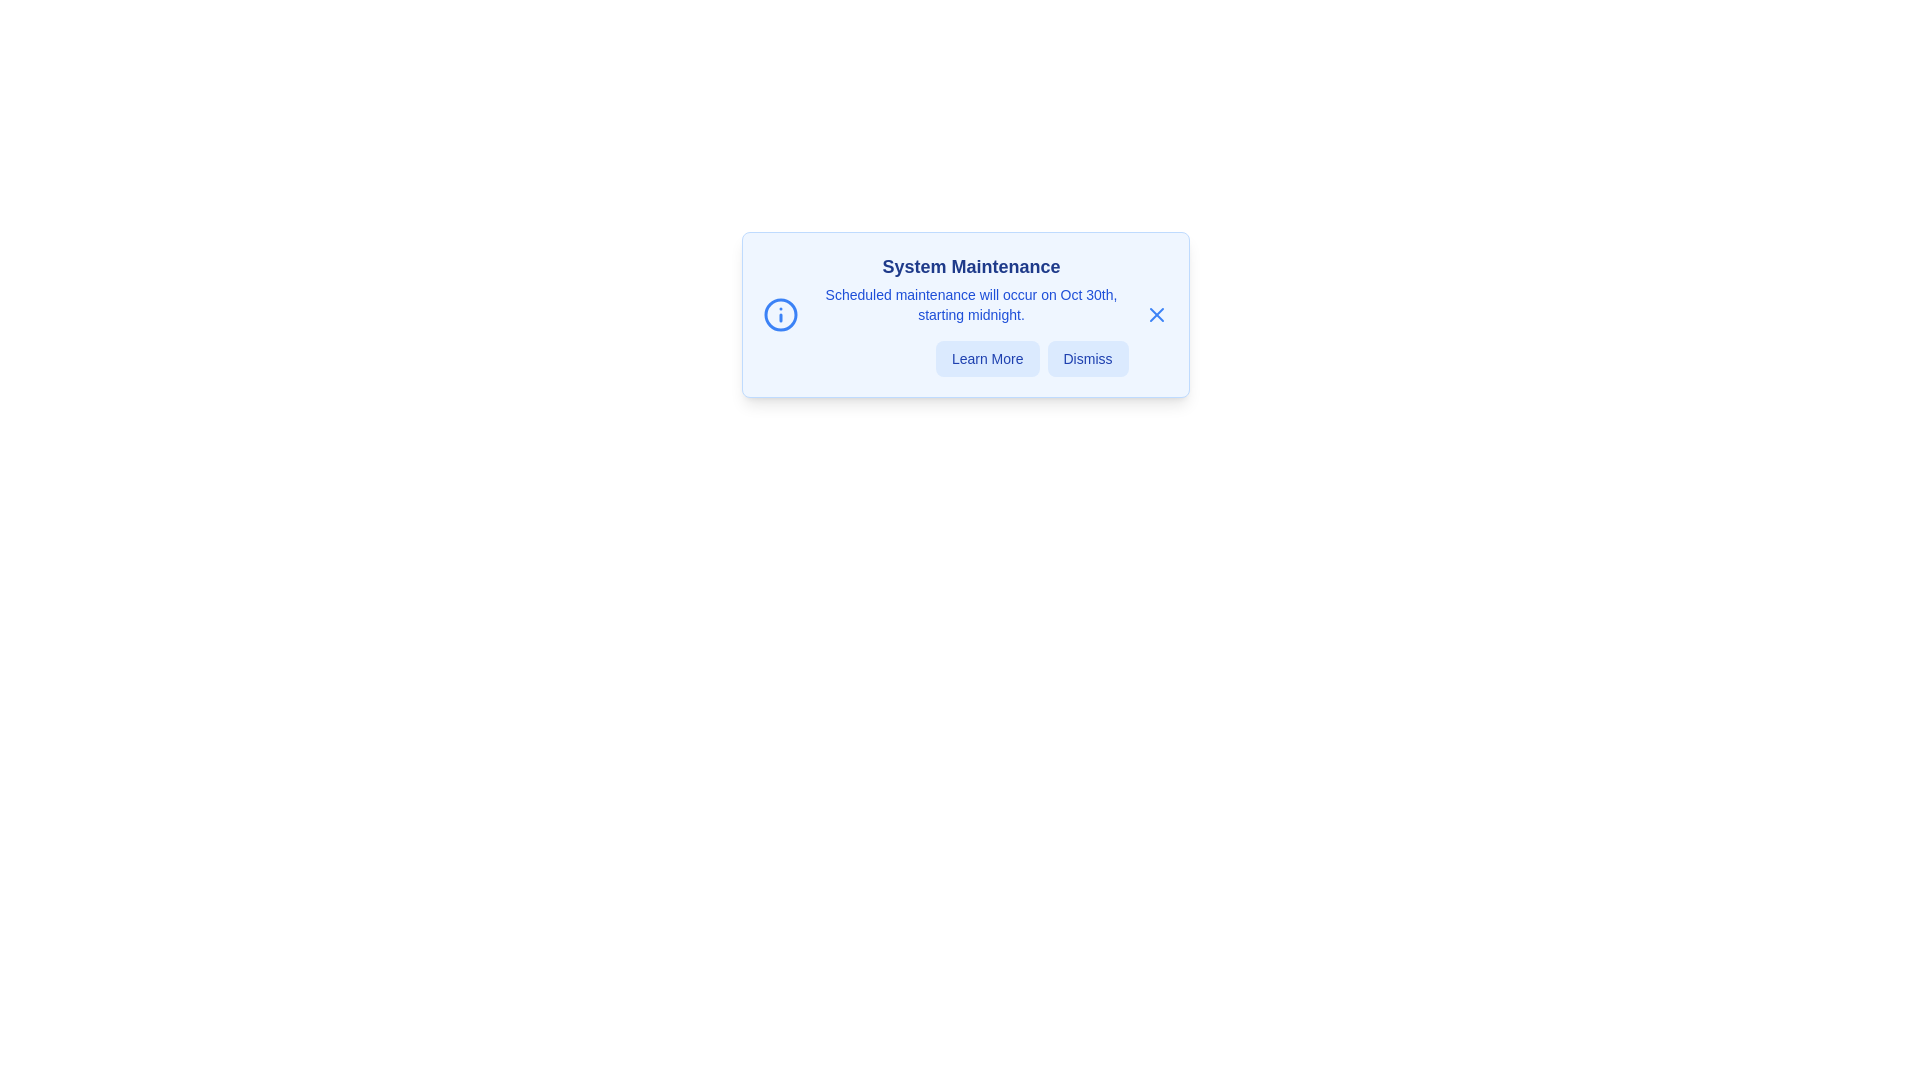 This screenshot has width=1920, height=1080. I want to click on the close button with an 'X' icon in the top-right corner of the alert box, so click(1156, 315).